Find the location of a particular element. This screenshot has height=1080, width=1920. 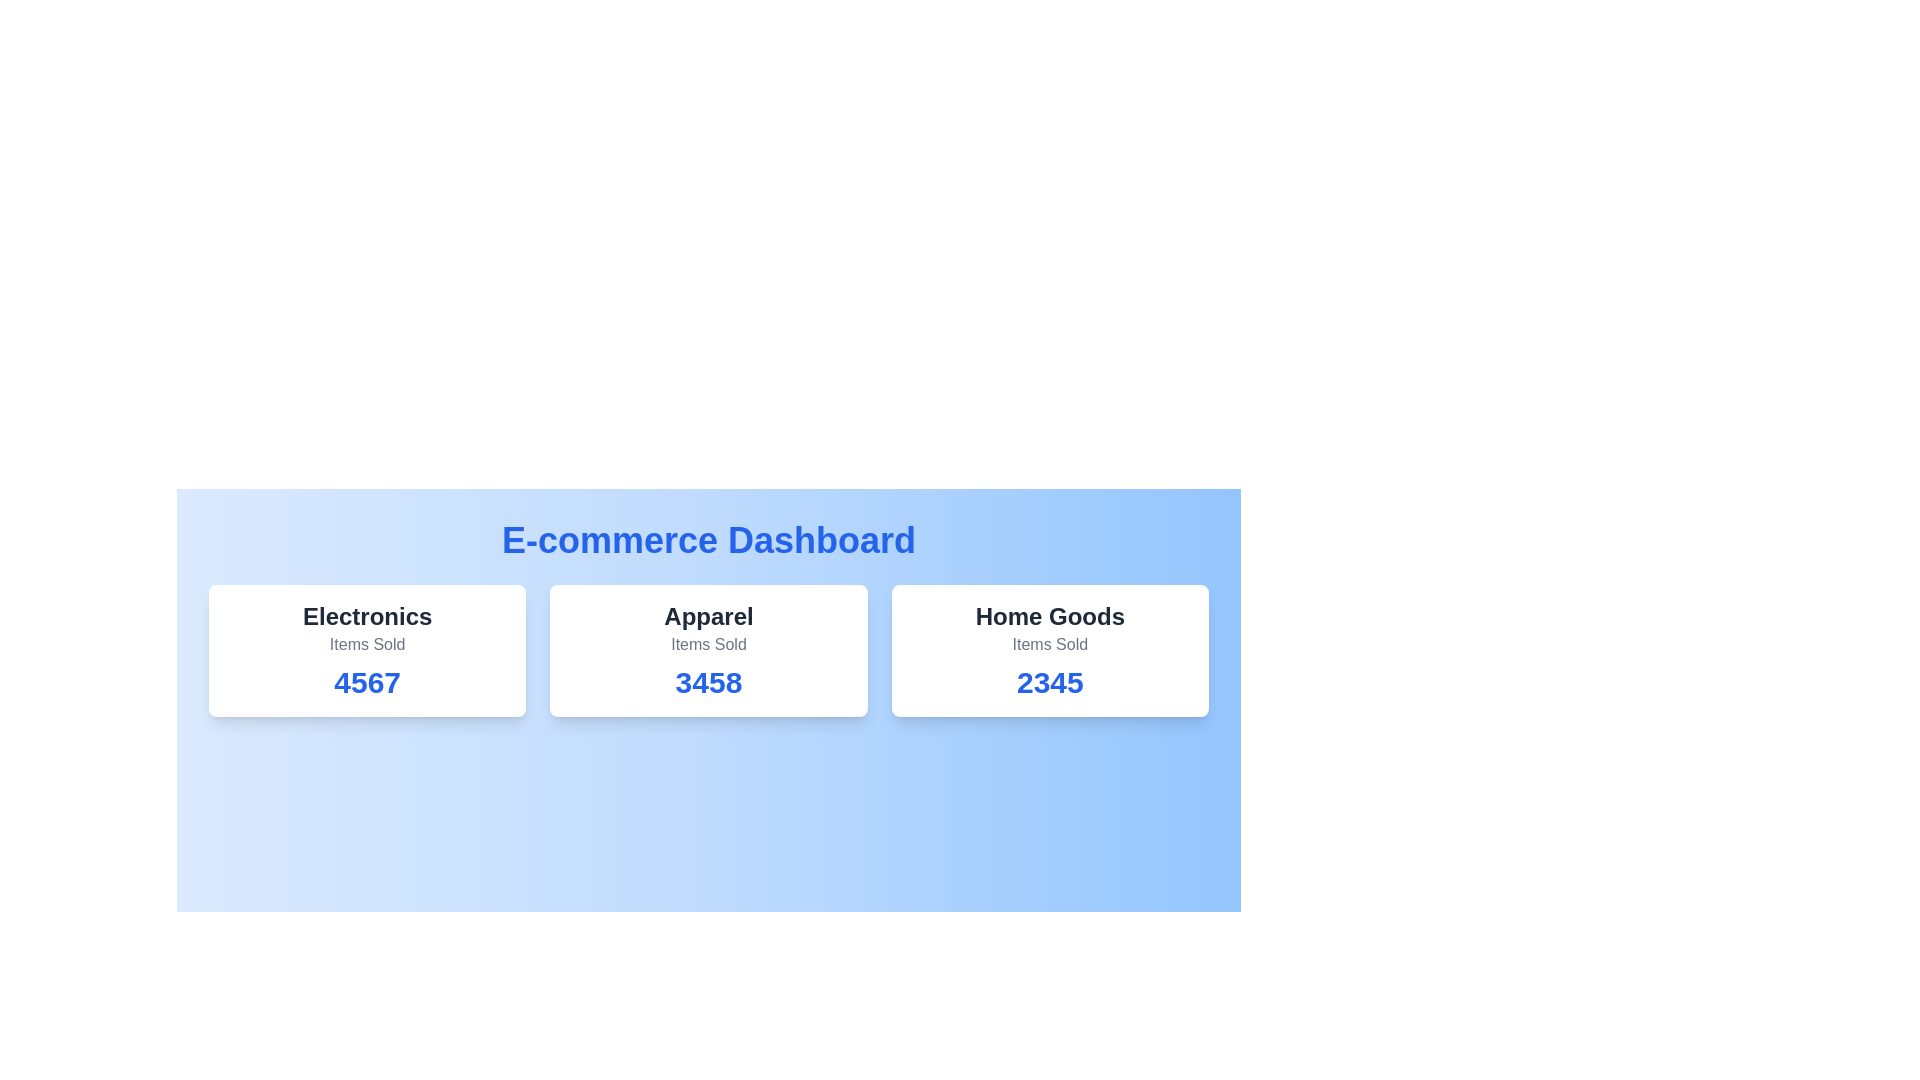

the category Electronics to emphasize it is located at coordinates (367, 616).